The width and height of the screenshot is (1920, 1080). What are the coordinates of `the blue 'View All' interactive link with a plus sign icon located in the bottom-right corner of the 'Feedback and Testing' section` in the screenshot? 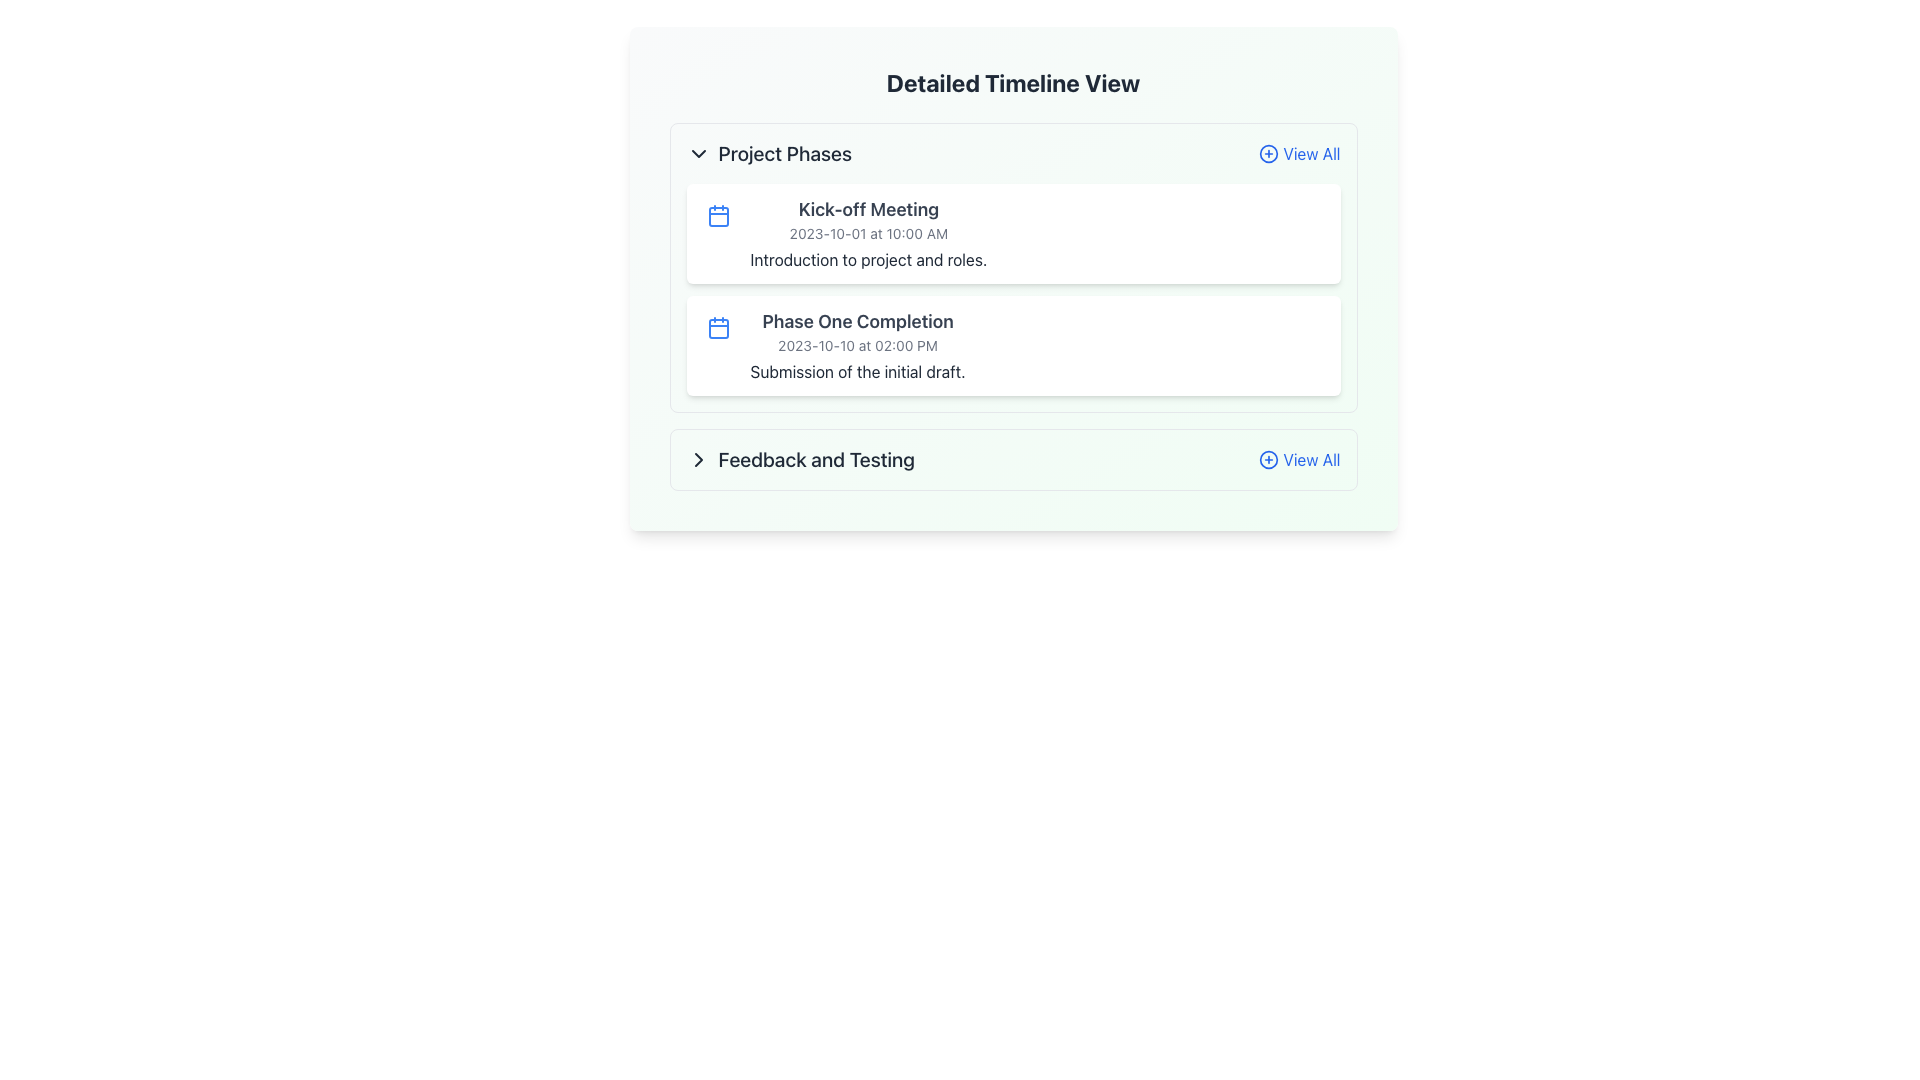 It's located at (1299, 459).